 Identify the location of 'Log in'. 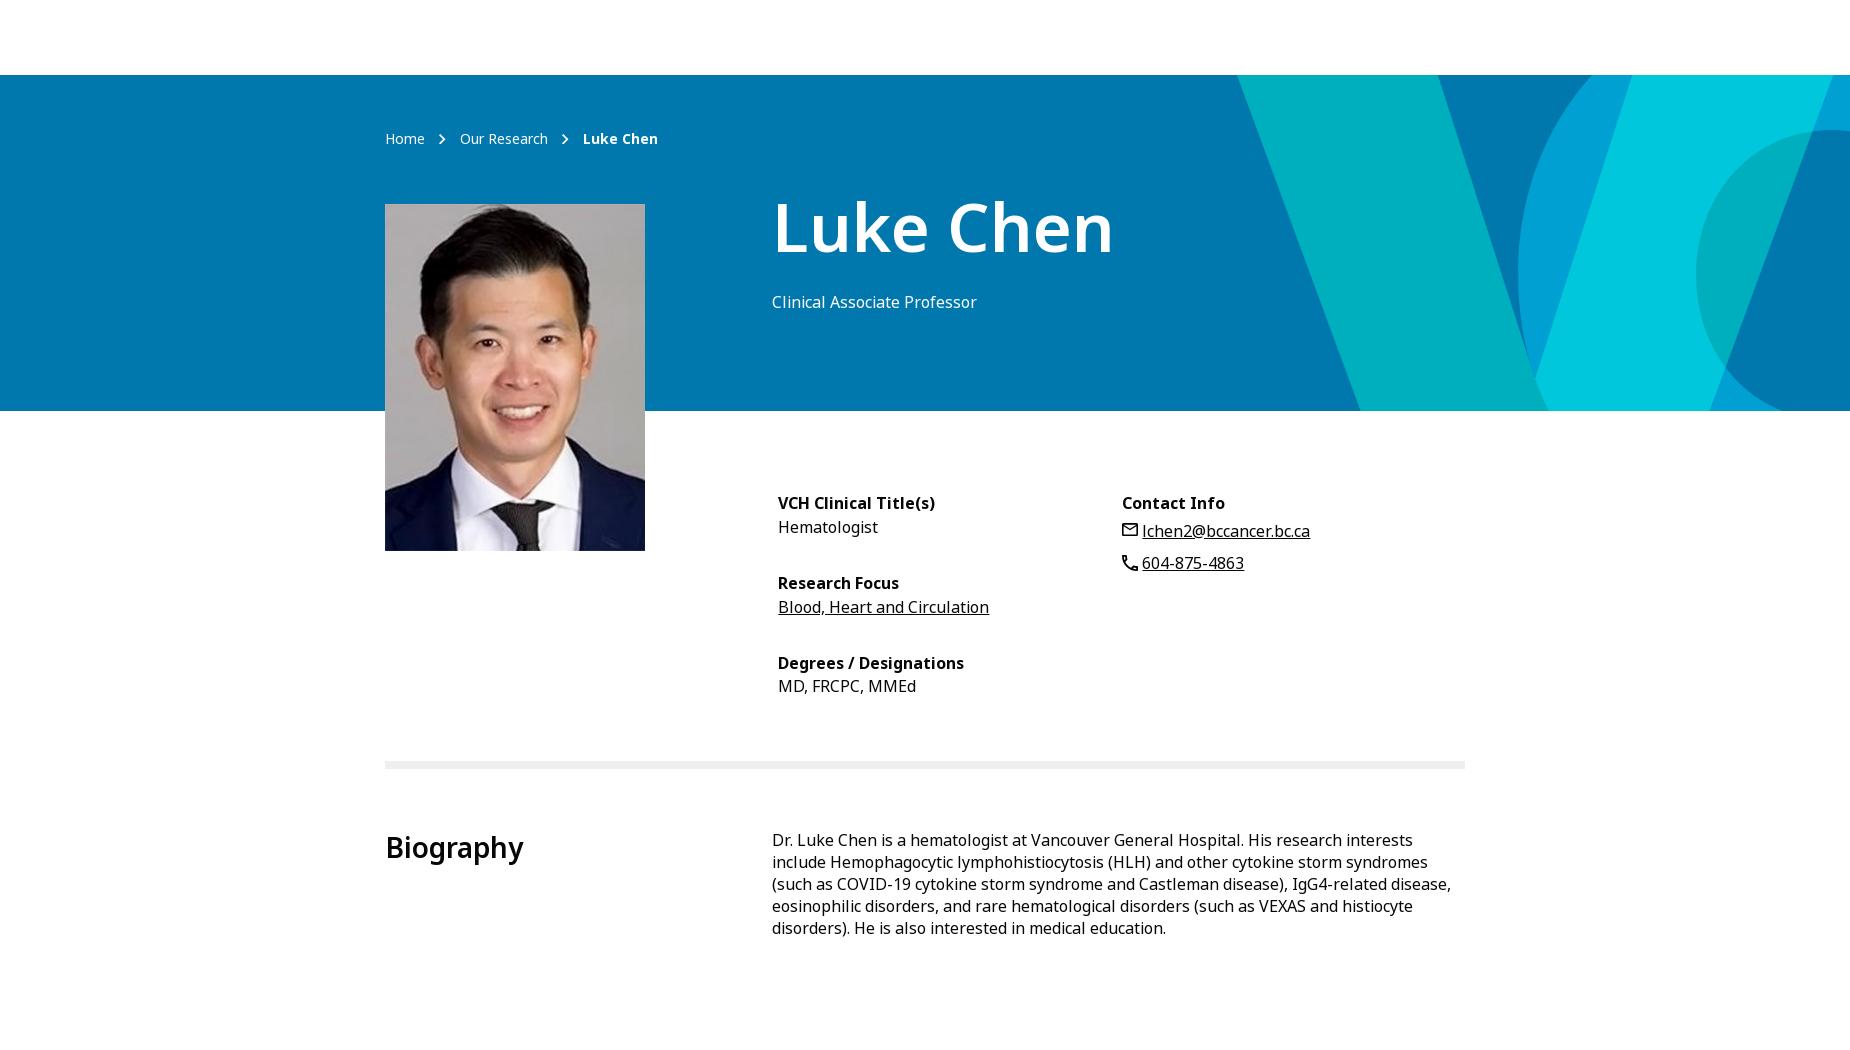
(1467, 36).